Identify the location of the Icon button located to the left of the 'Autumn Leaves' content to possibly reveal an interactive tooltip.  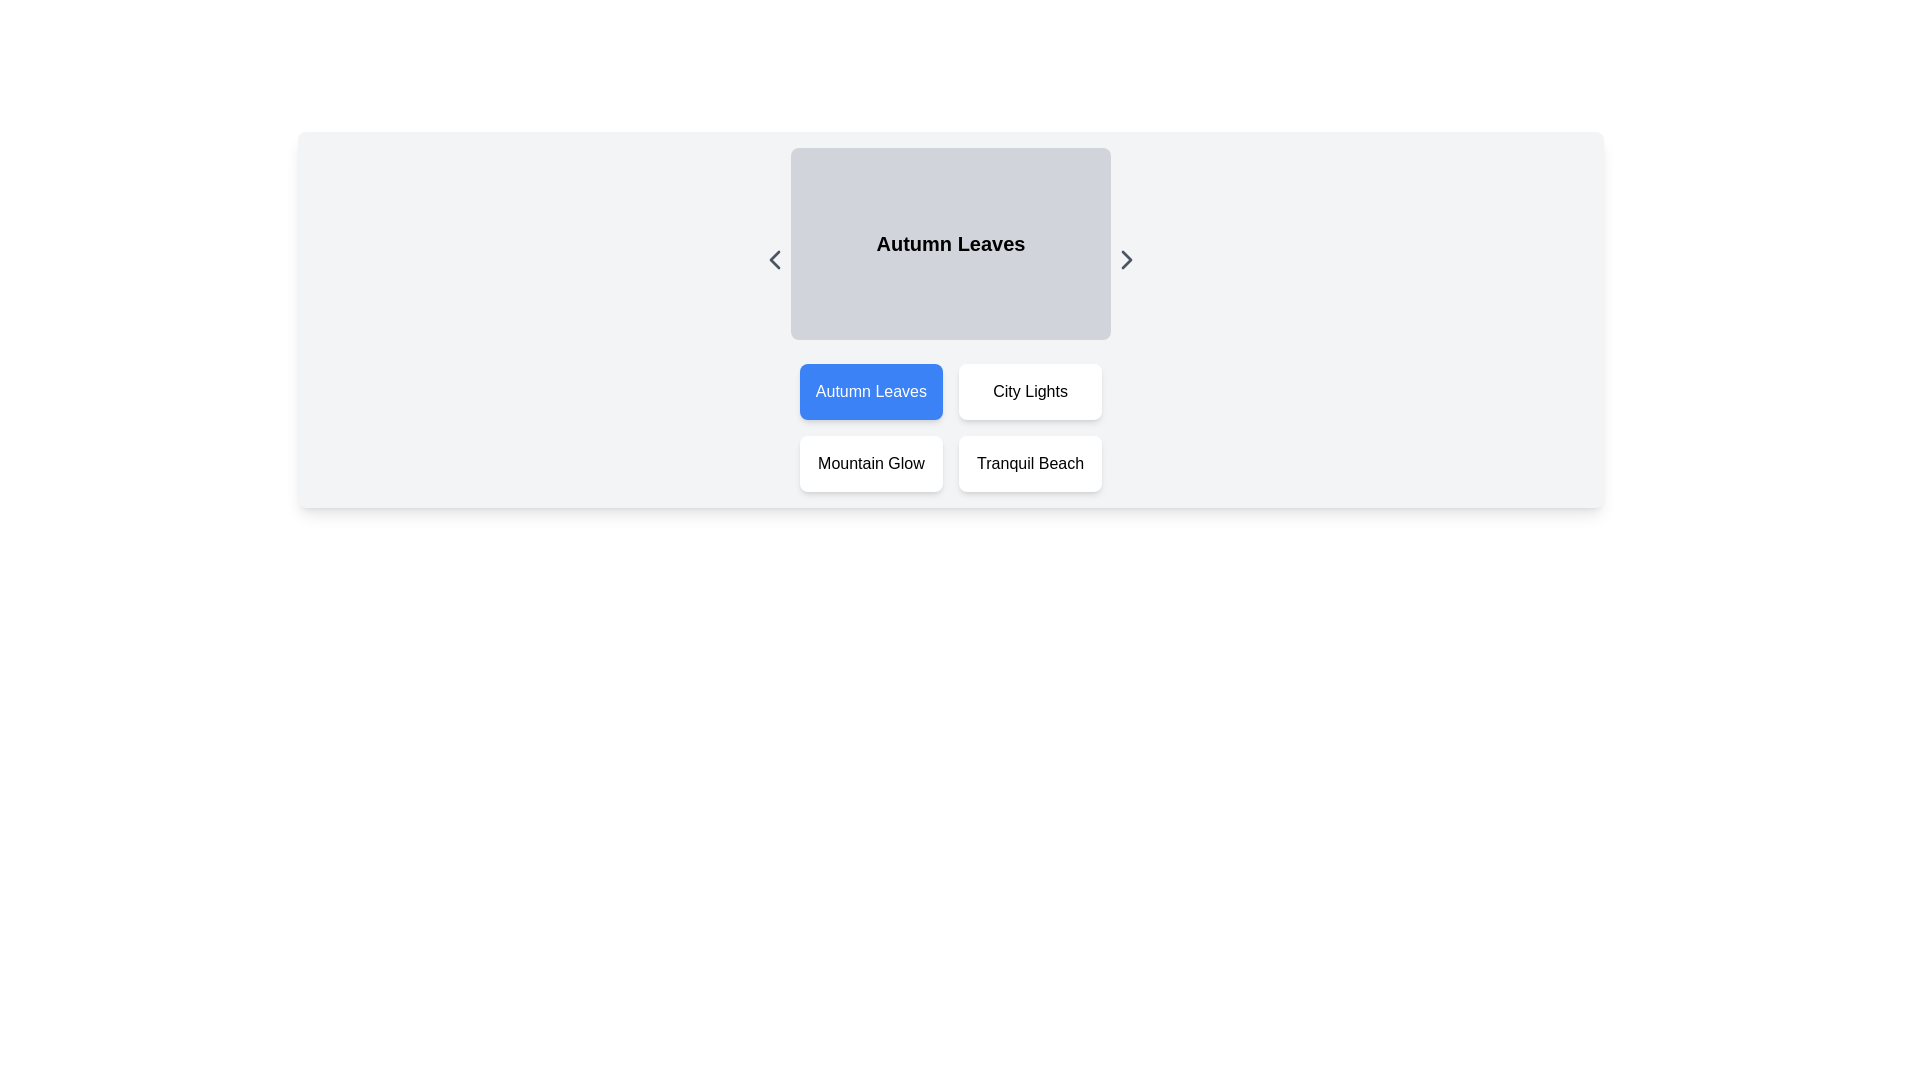
(773, 258).